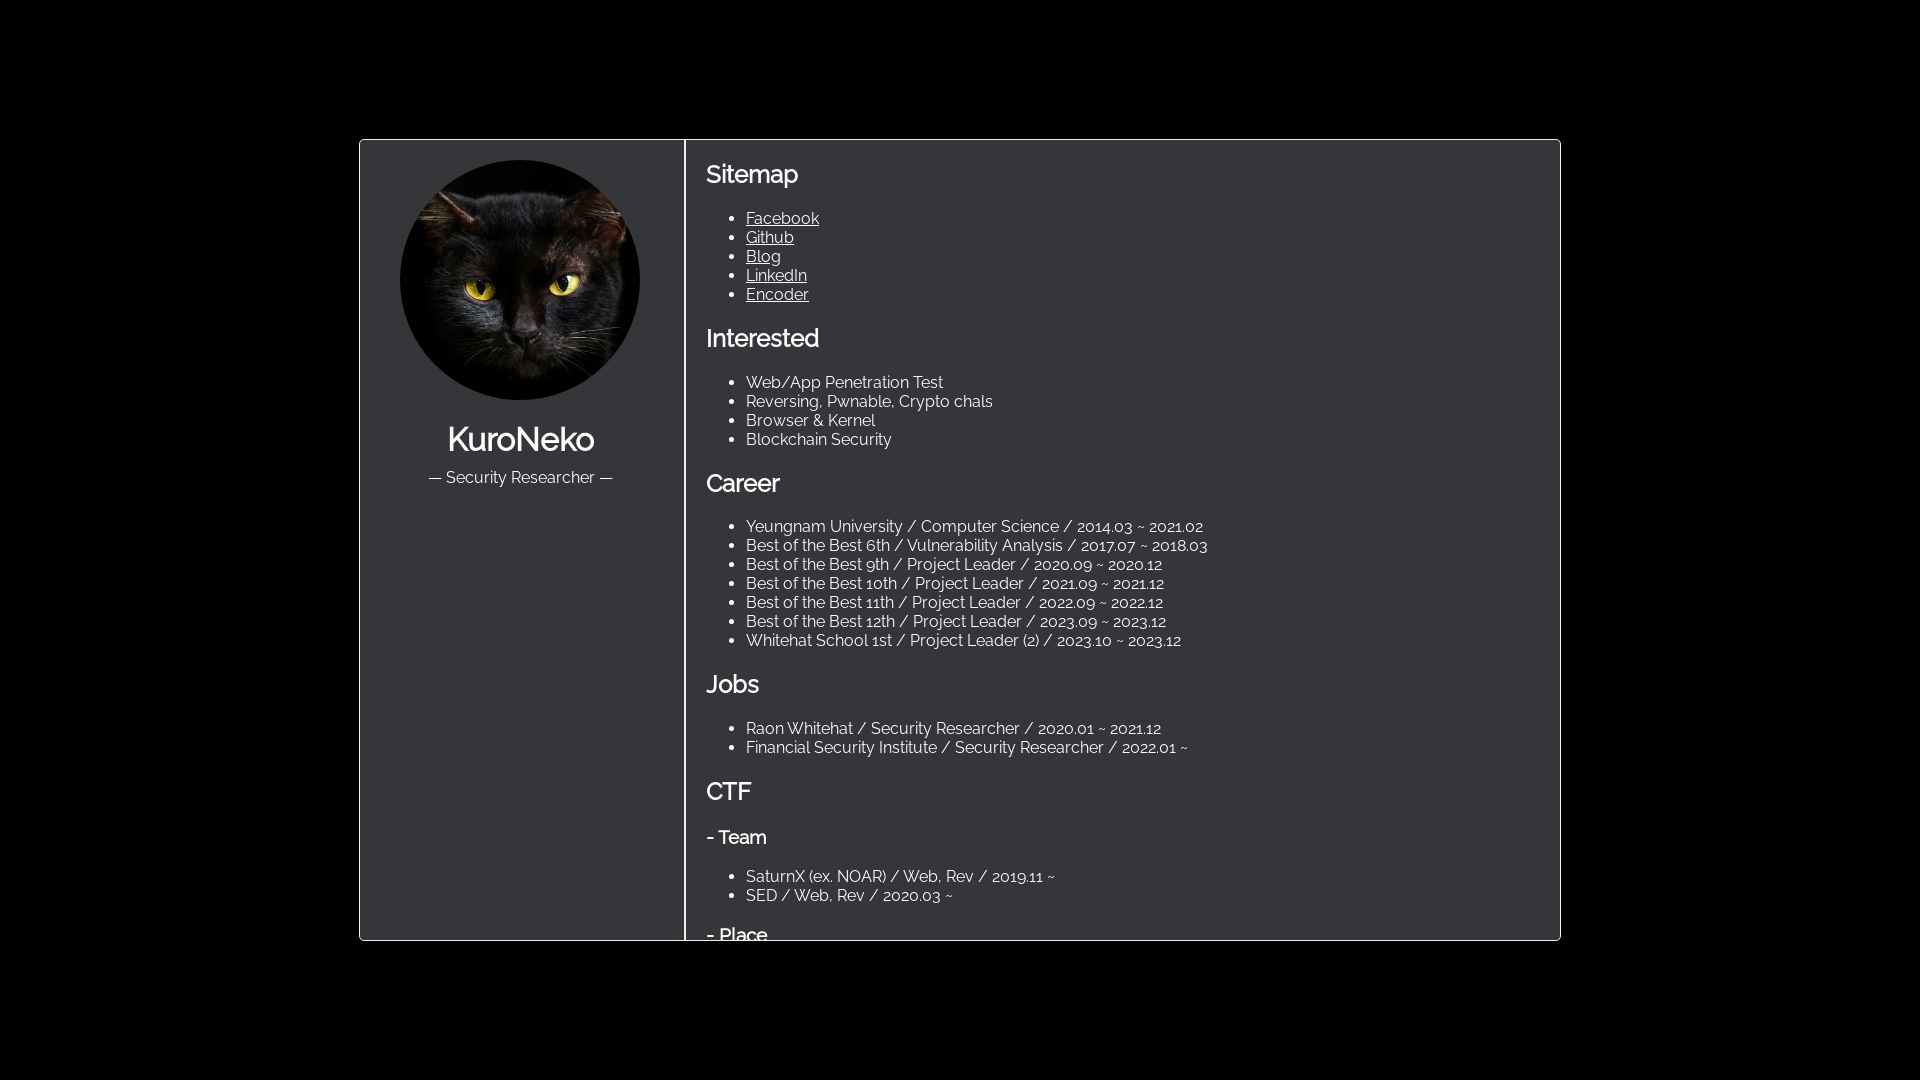  Describe the element at coordinates (776, 294) in the screenshot. I see `'Encoder'` at that location.